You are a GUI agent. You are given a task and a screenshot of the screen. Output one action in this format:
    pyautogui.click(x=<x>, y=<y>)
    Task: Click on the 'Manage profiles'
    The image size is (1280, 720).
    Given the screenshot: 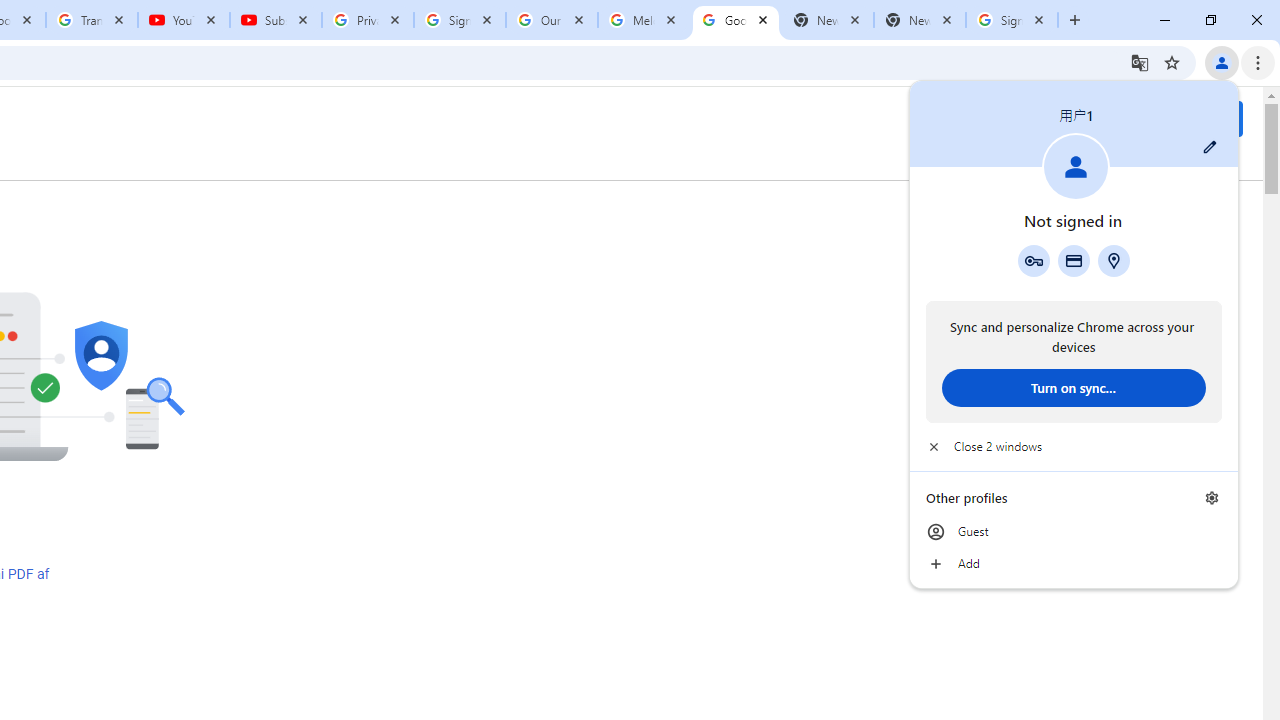 What is the action you would take?
    pyautogui.click(x=1211, y=497)
    